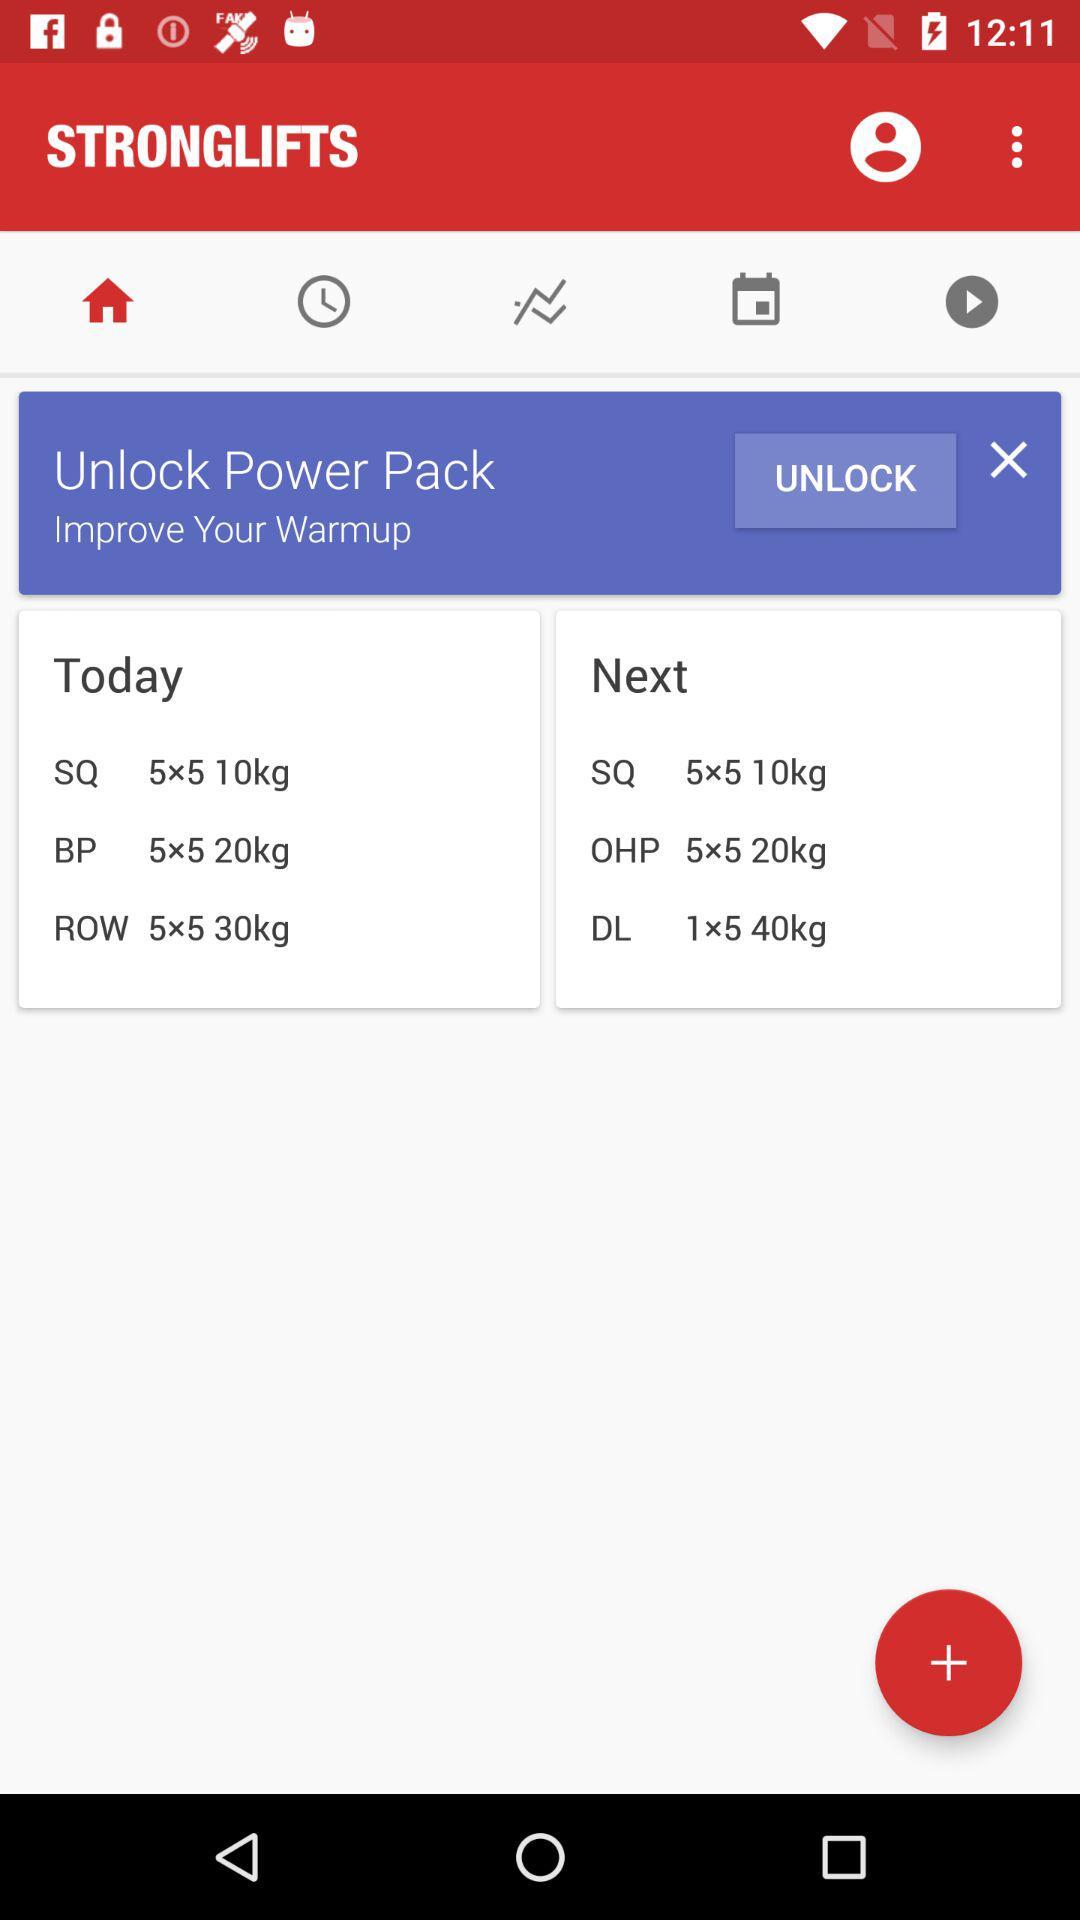 This screenshot has height=1920, width=1080. What do you see at coordinates (756, 300) in the screenshot?
I see `workout schedule` at bounding box center [756, 300].